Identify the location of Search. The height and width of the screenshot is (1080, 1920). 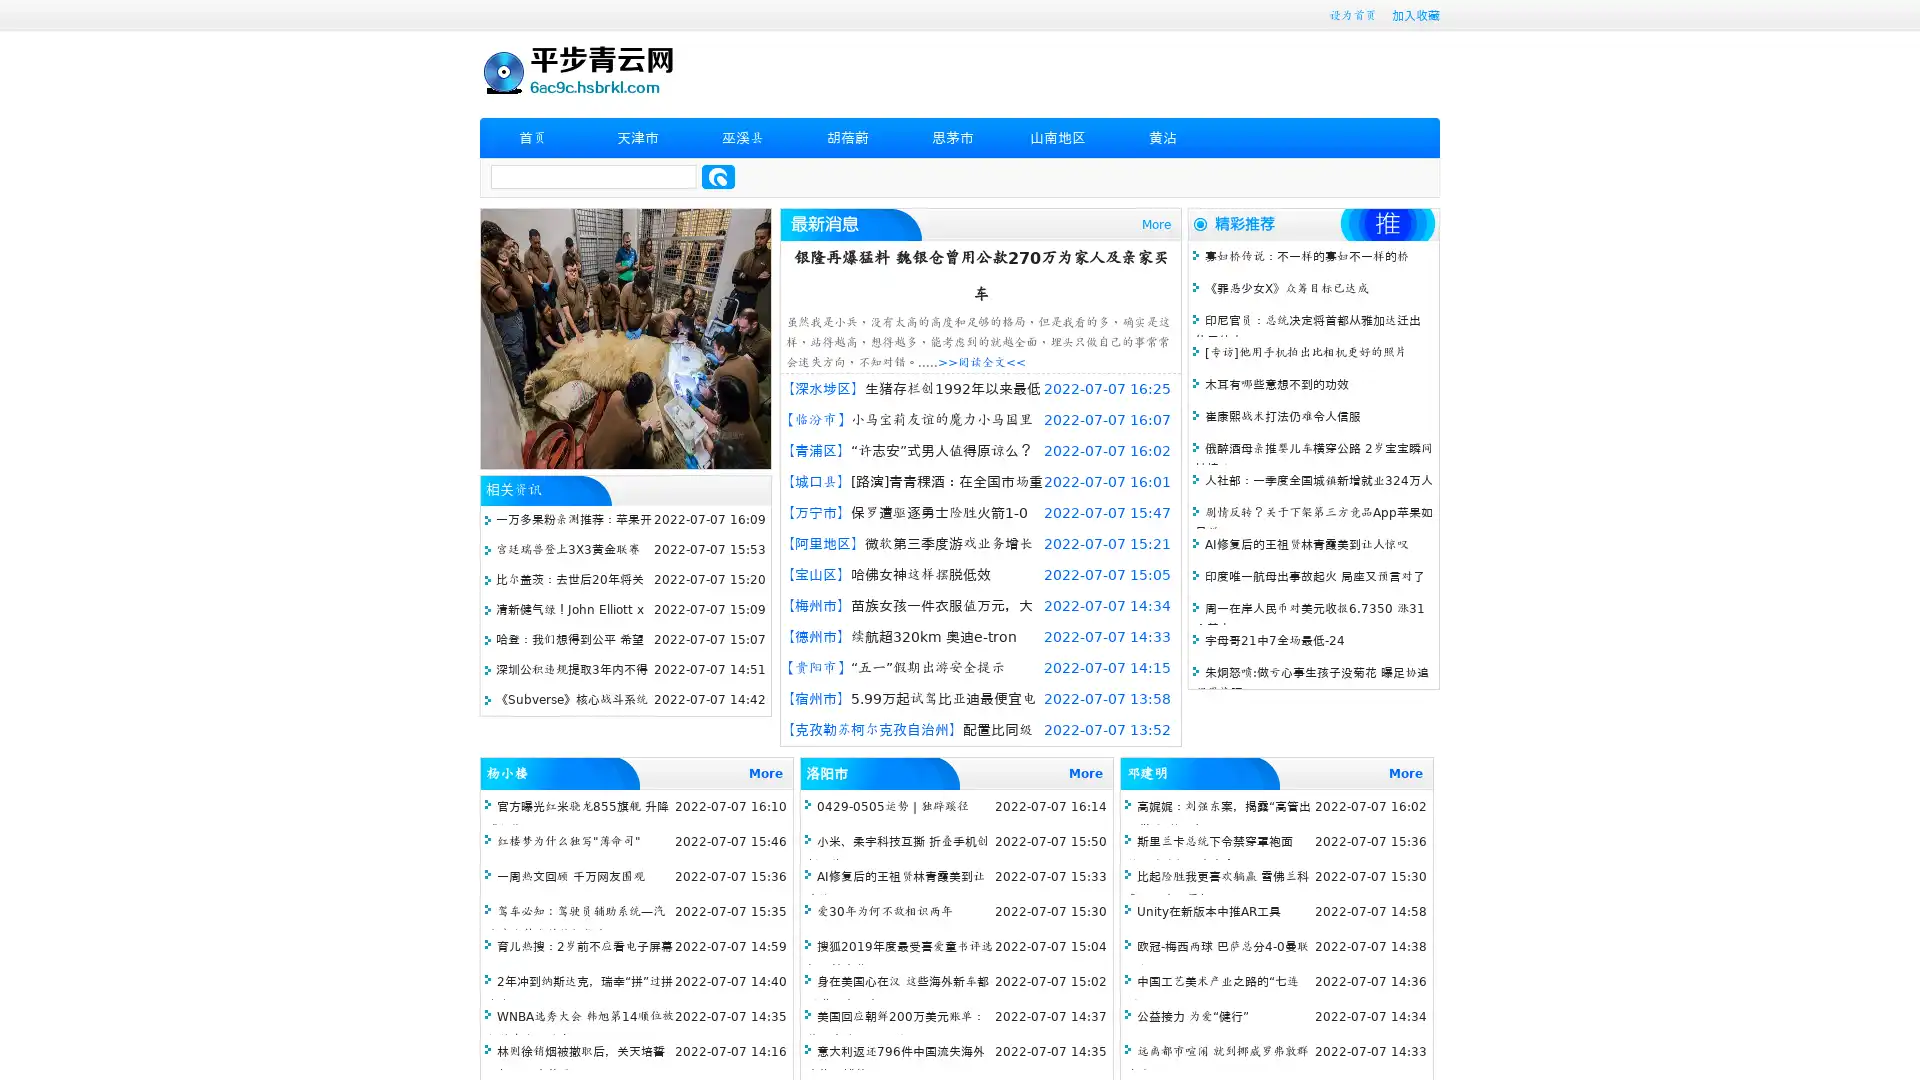
(718, 176).